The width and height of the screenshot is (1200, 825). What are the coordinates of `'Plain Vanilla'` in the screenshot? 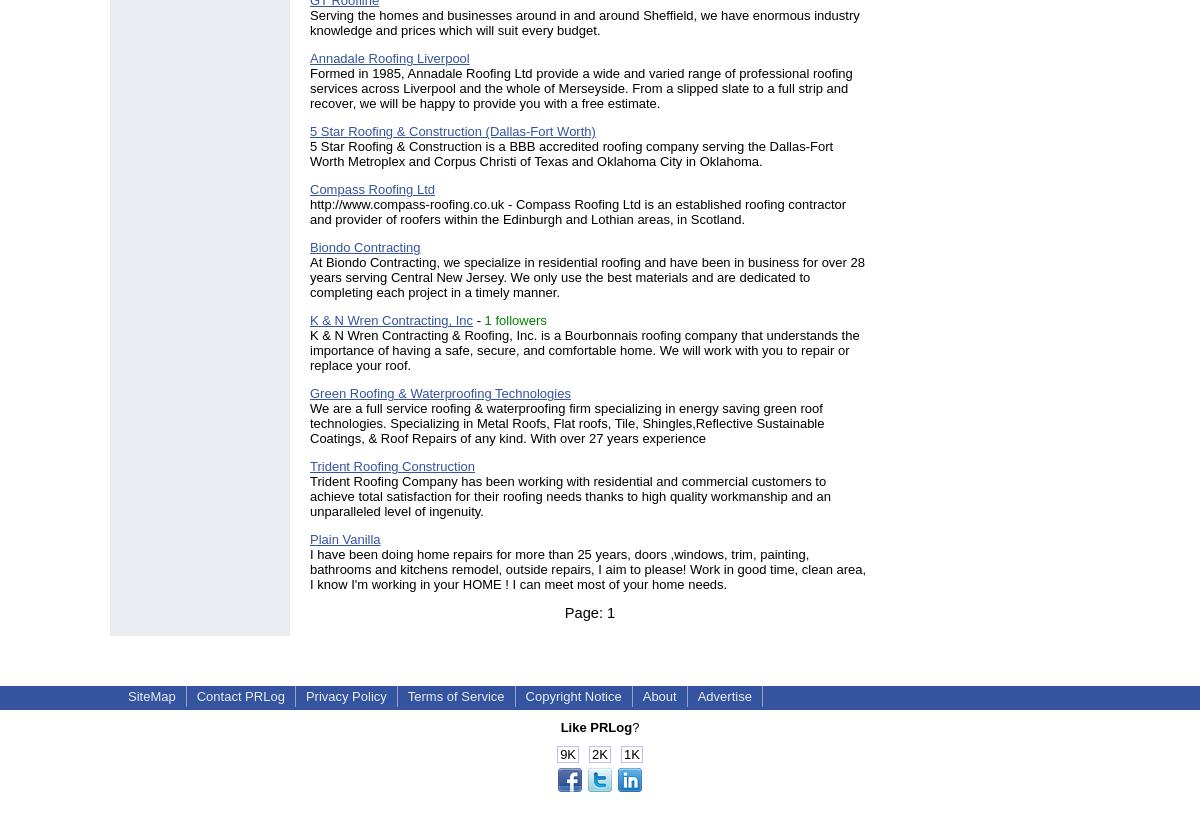 It's located at (345, 538).